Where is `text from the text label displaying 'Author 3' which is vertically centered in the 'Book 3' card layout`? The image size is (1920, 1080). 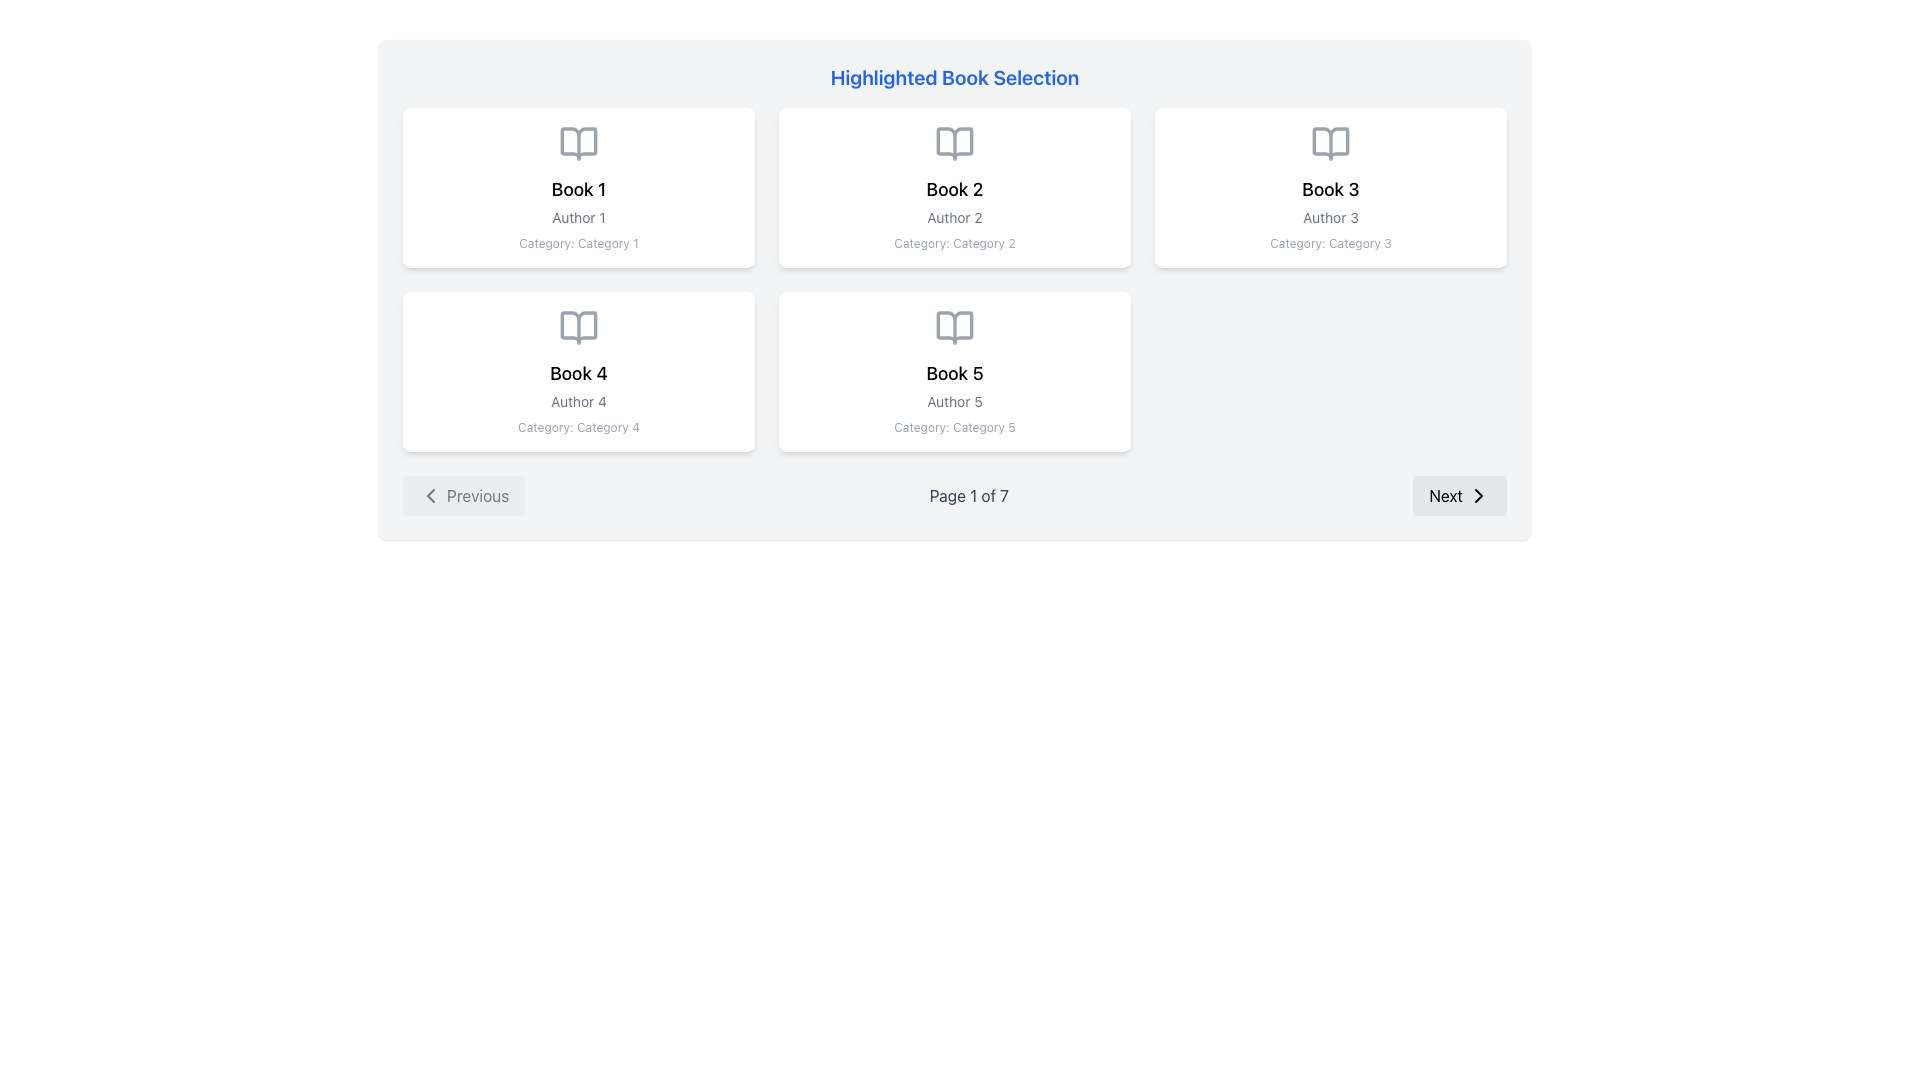
text from the text label displaying 'Author 3' which is vertically centered in the 'Book 3' card layout is located at coordinates (1330, 218).